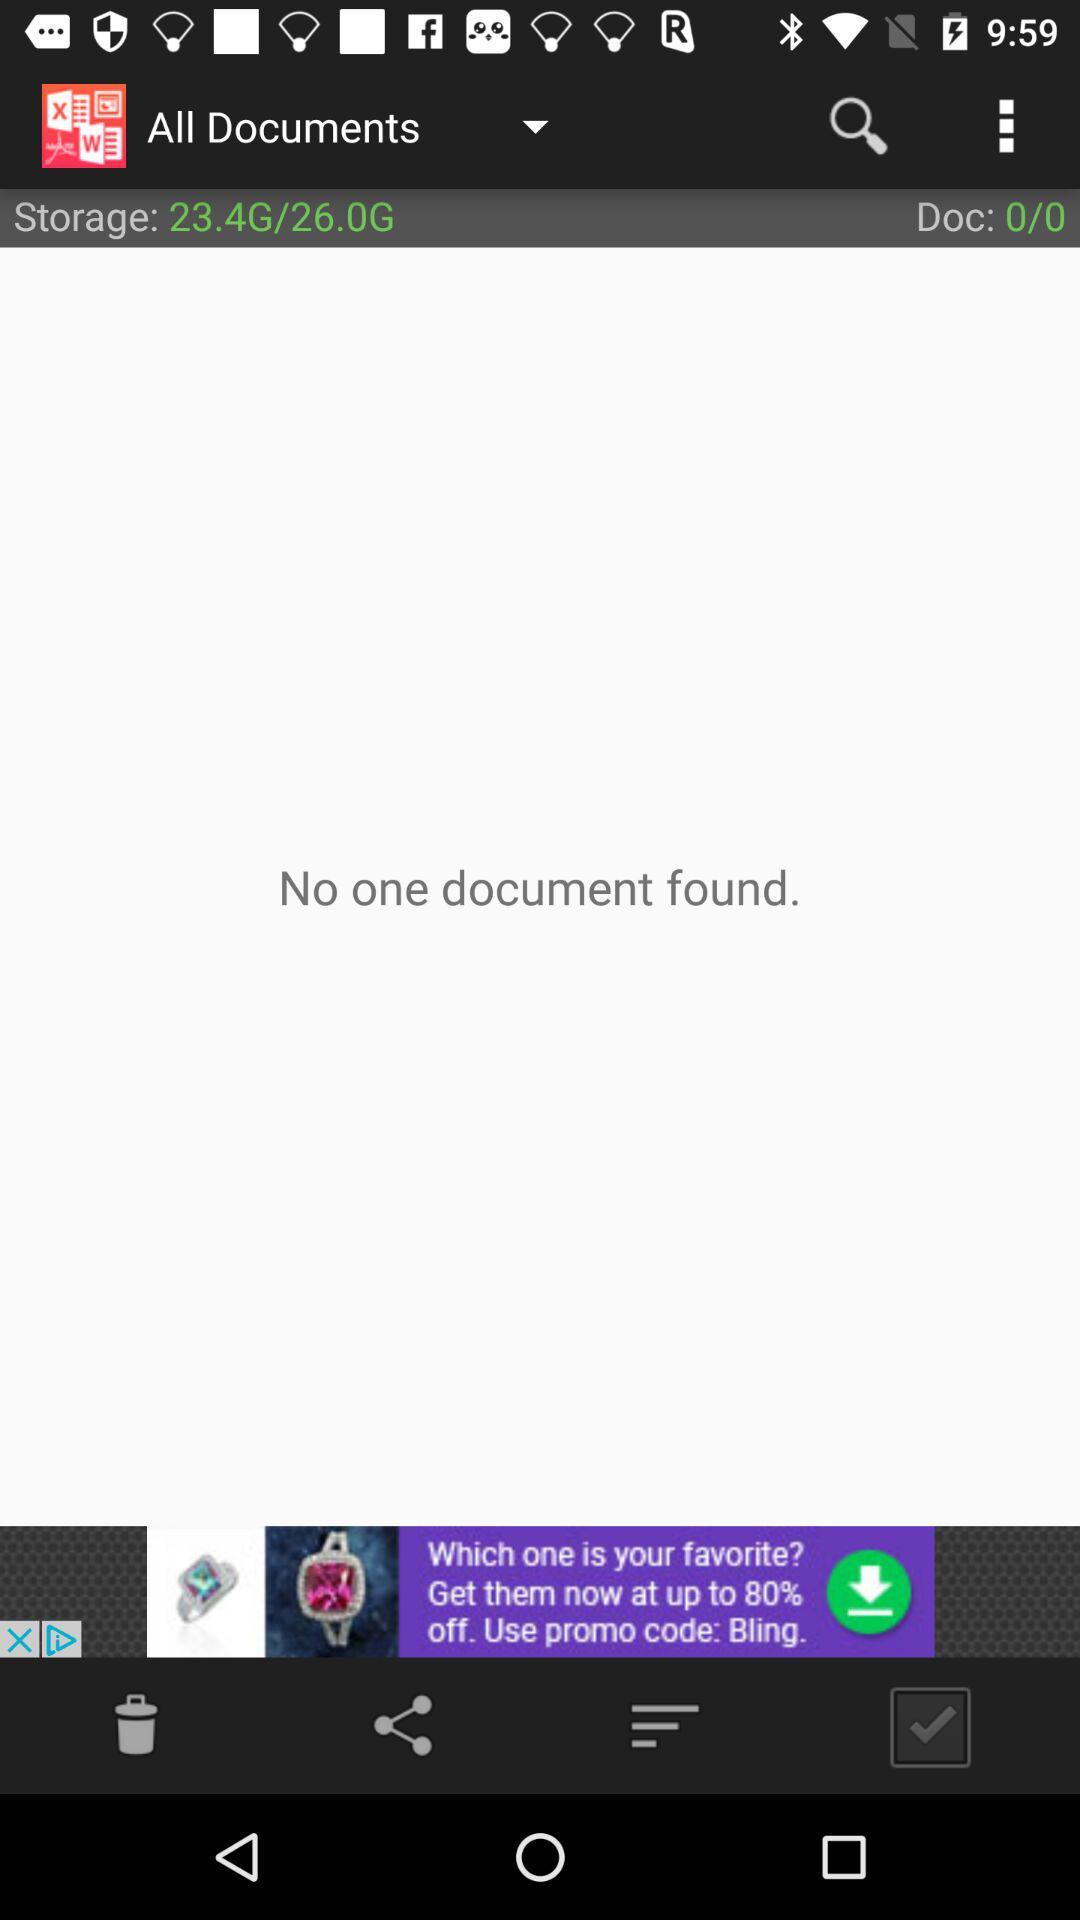 The image size is (1080, 1920). Describe the element at coordinates (540, 1590) in the screenshot. I see `advert pop up` at that location.